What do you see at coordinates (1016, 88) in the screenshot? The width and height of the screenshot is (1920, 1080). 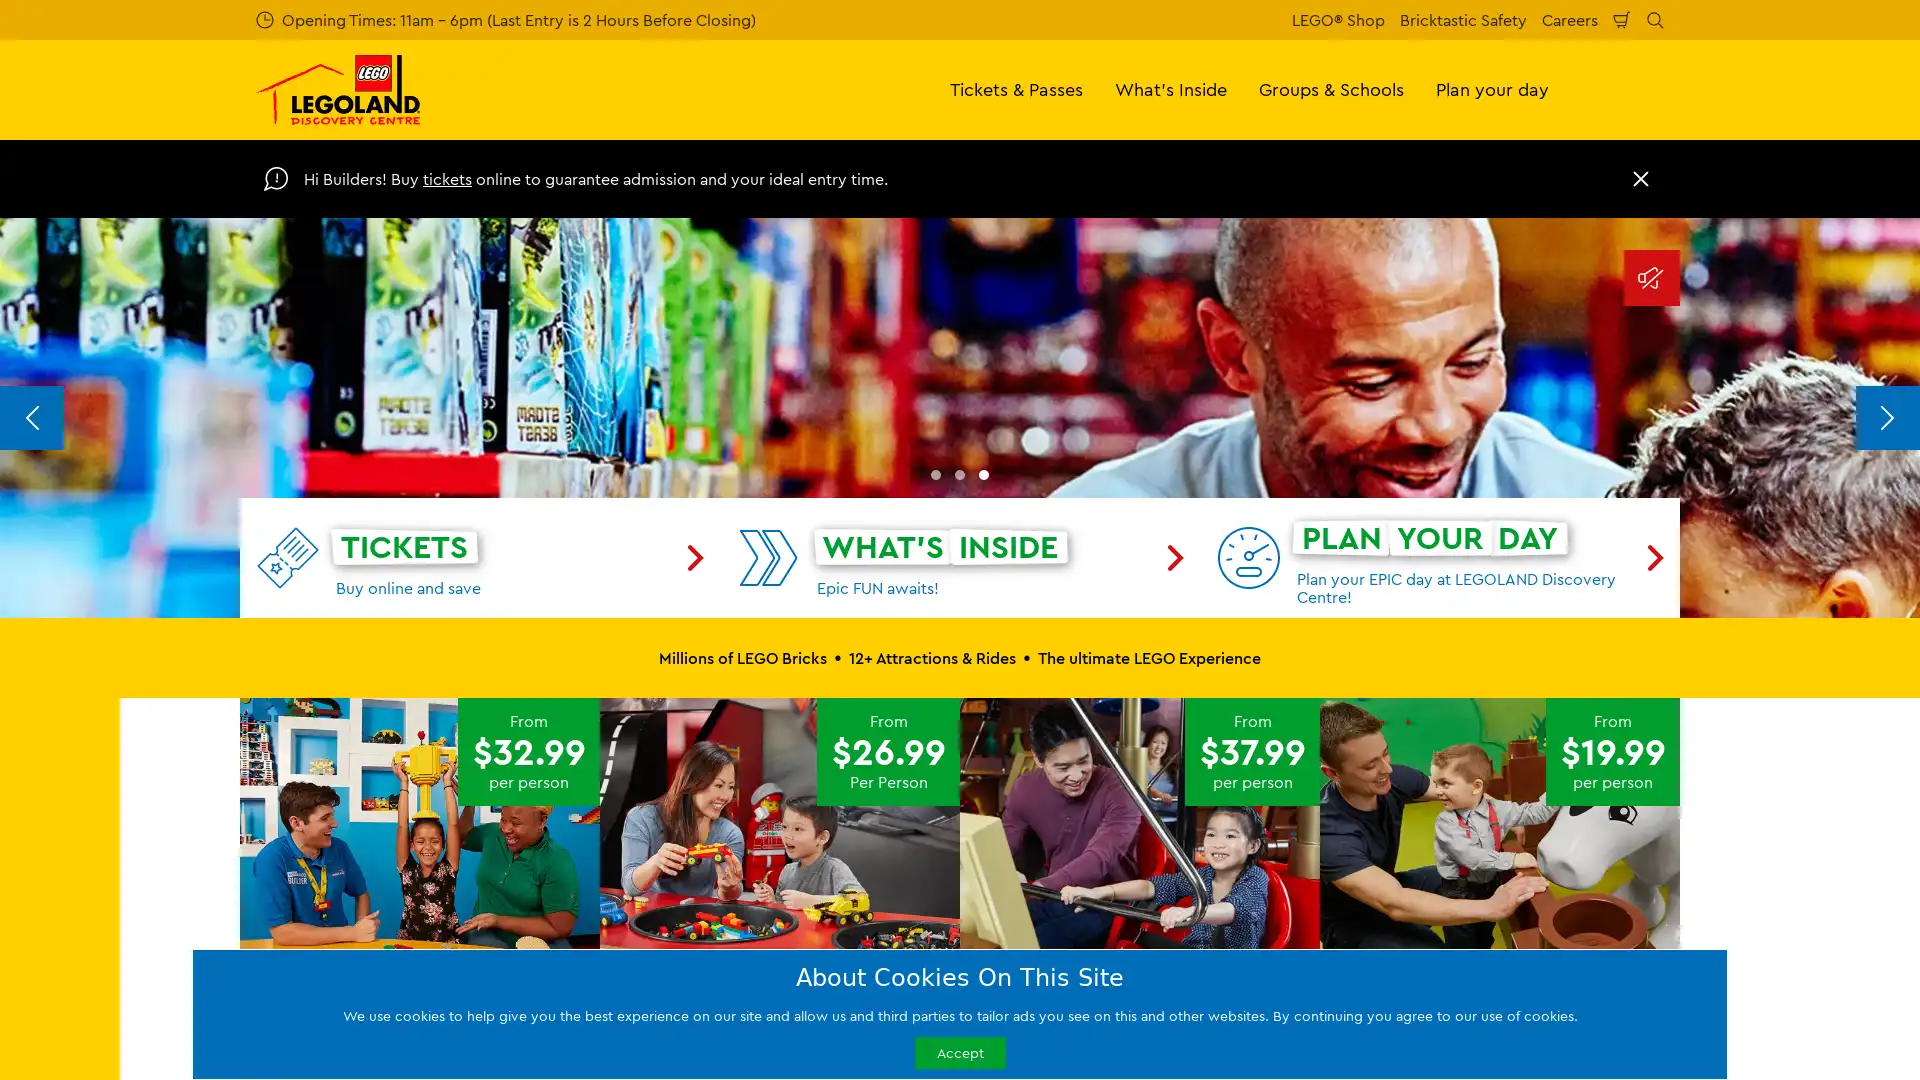 I see `Tickets & Passes` at bounding box center [1016, 88].